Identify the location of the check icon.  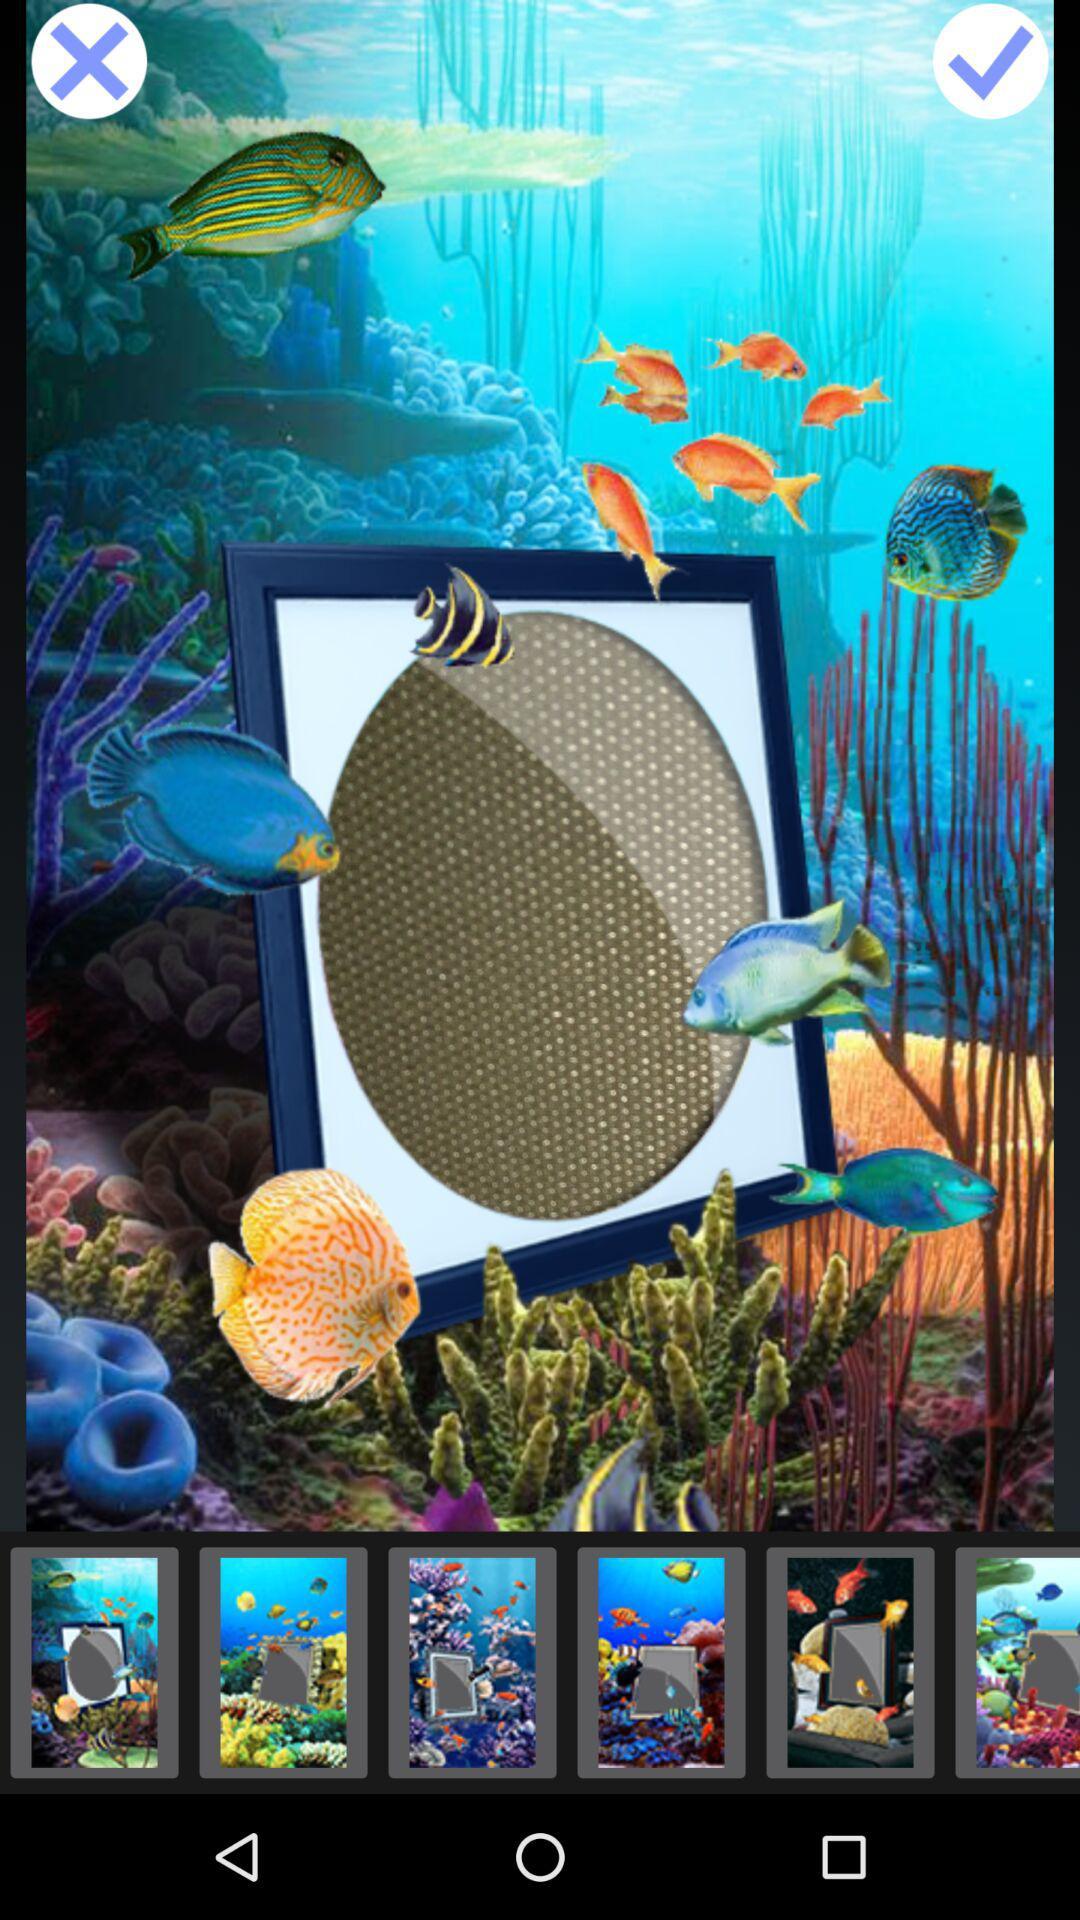
(990, 67).